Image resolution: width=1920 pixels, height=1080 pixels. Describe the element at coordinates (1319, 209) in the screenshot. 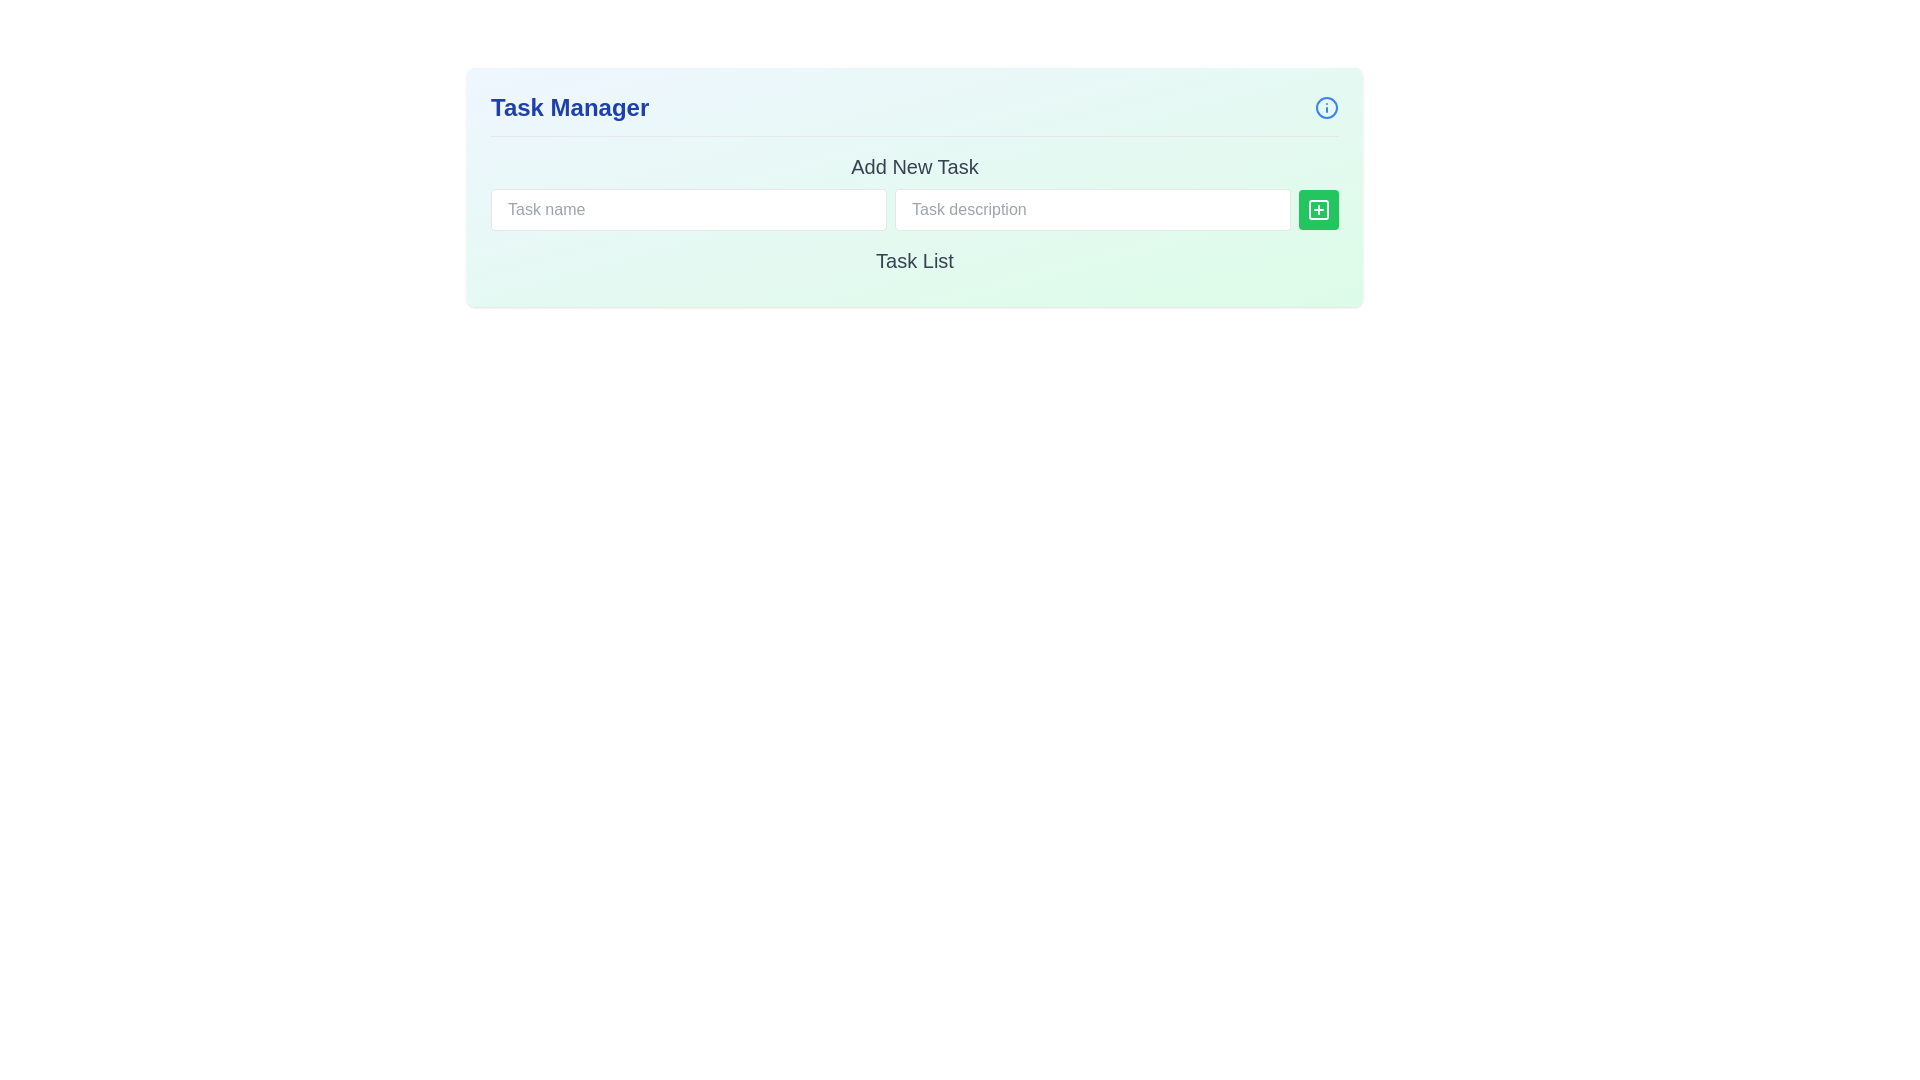

I see `the small rectangular box with rounded corners, styled with a light green border, located at the top center of the 'Add New Task' section's green button, which symbolizes a plus sign within a hollow square` at that location.